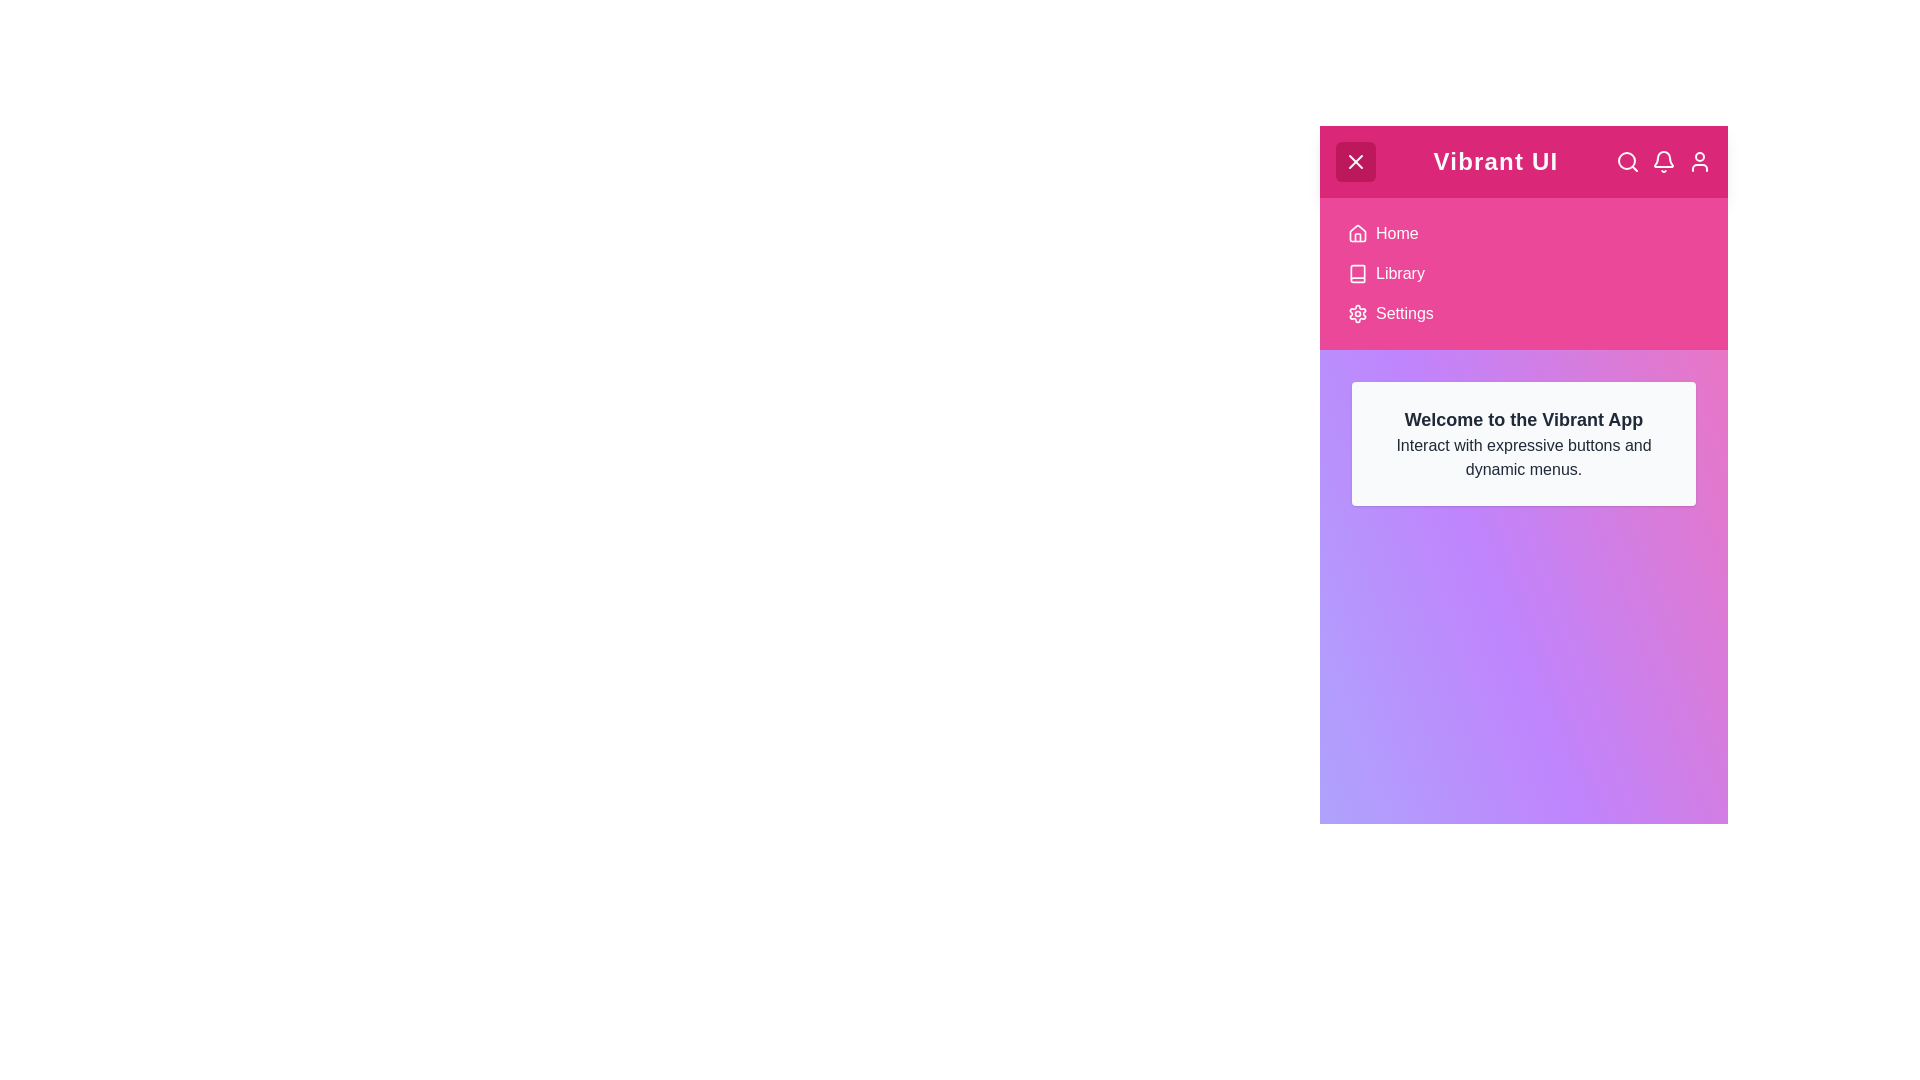 The height and width of the screenshot is (1080, 1920). What do you see at coordinates (1356, 161) in the screenshot?
I see `menu button to toggle the menu visibility` at bounding box center [1356, 161].